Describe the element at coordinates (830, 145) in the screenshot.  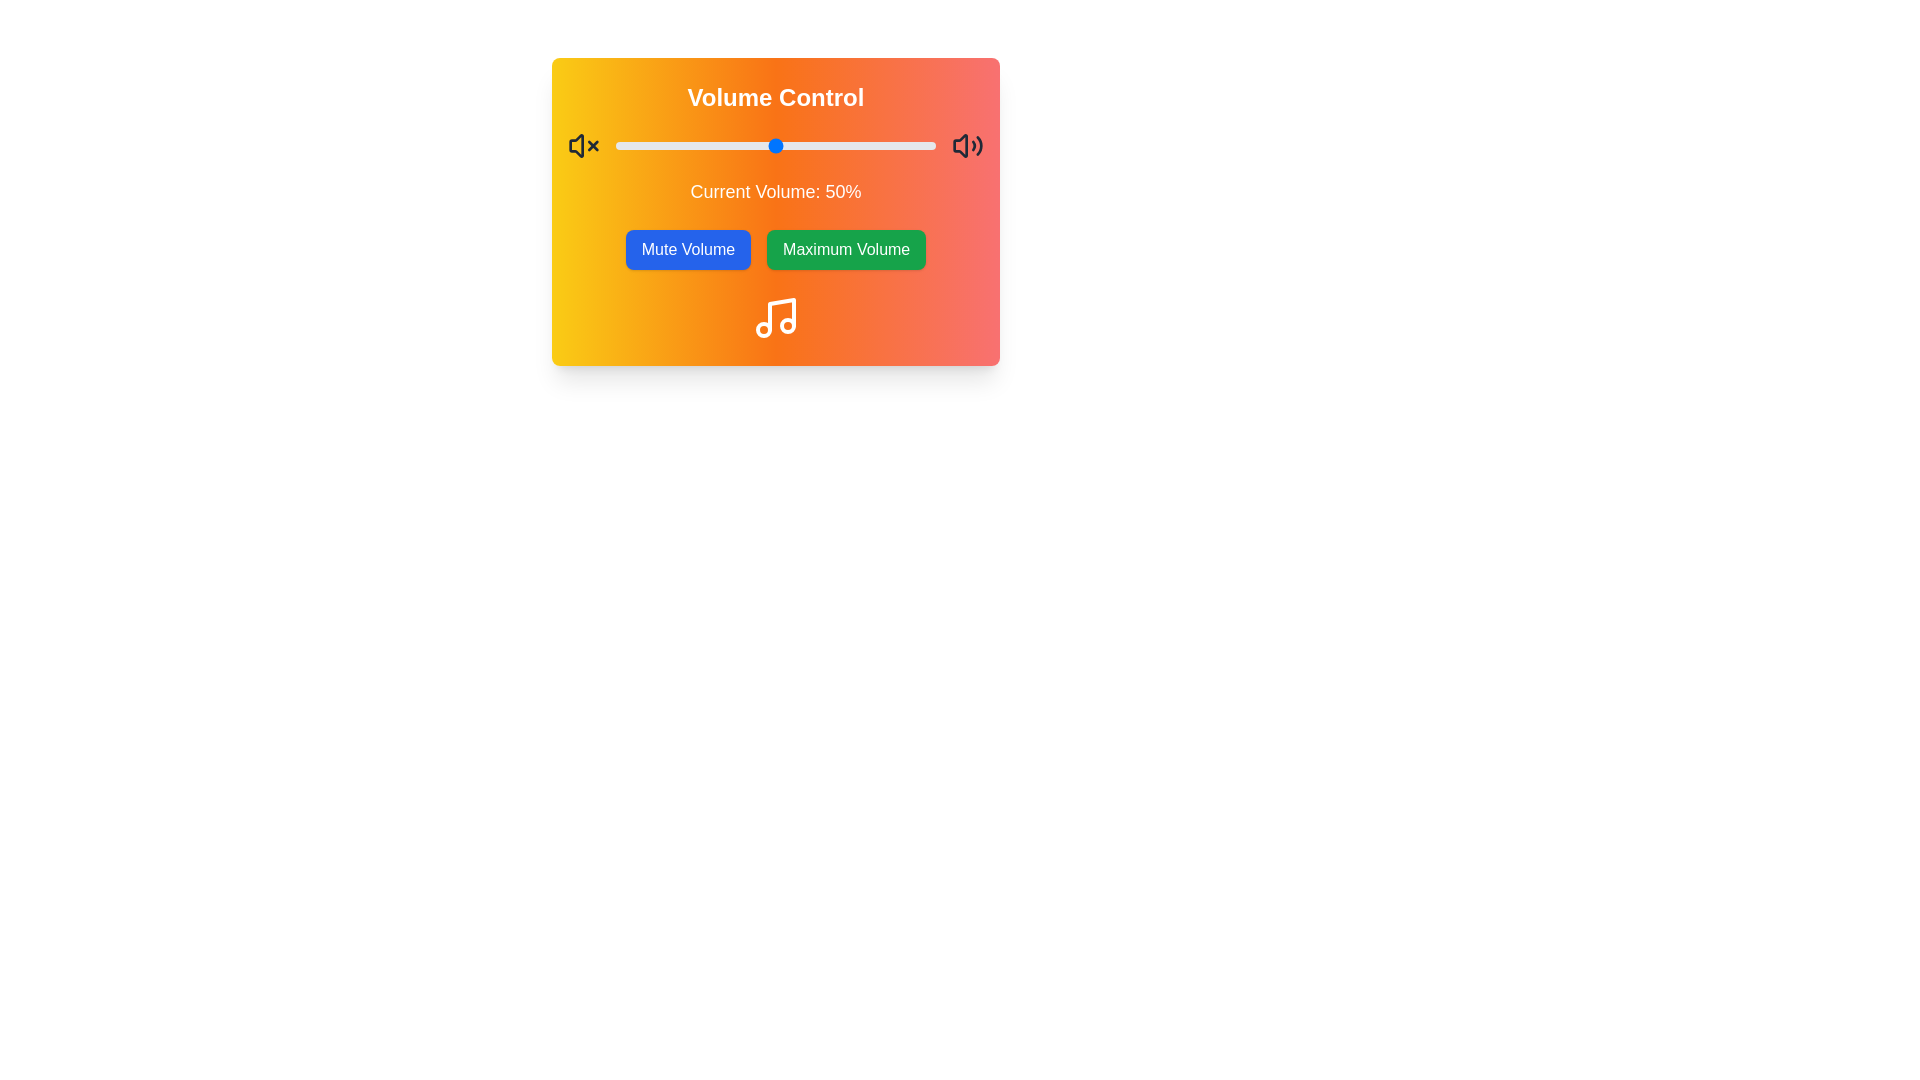
I see `the volume slider to 67%` at that location.